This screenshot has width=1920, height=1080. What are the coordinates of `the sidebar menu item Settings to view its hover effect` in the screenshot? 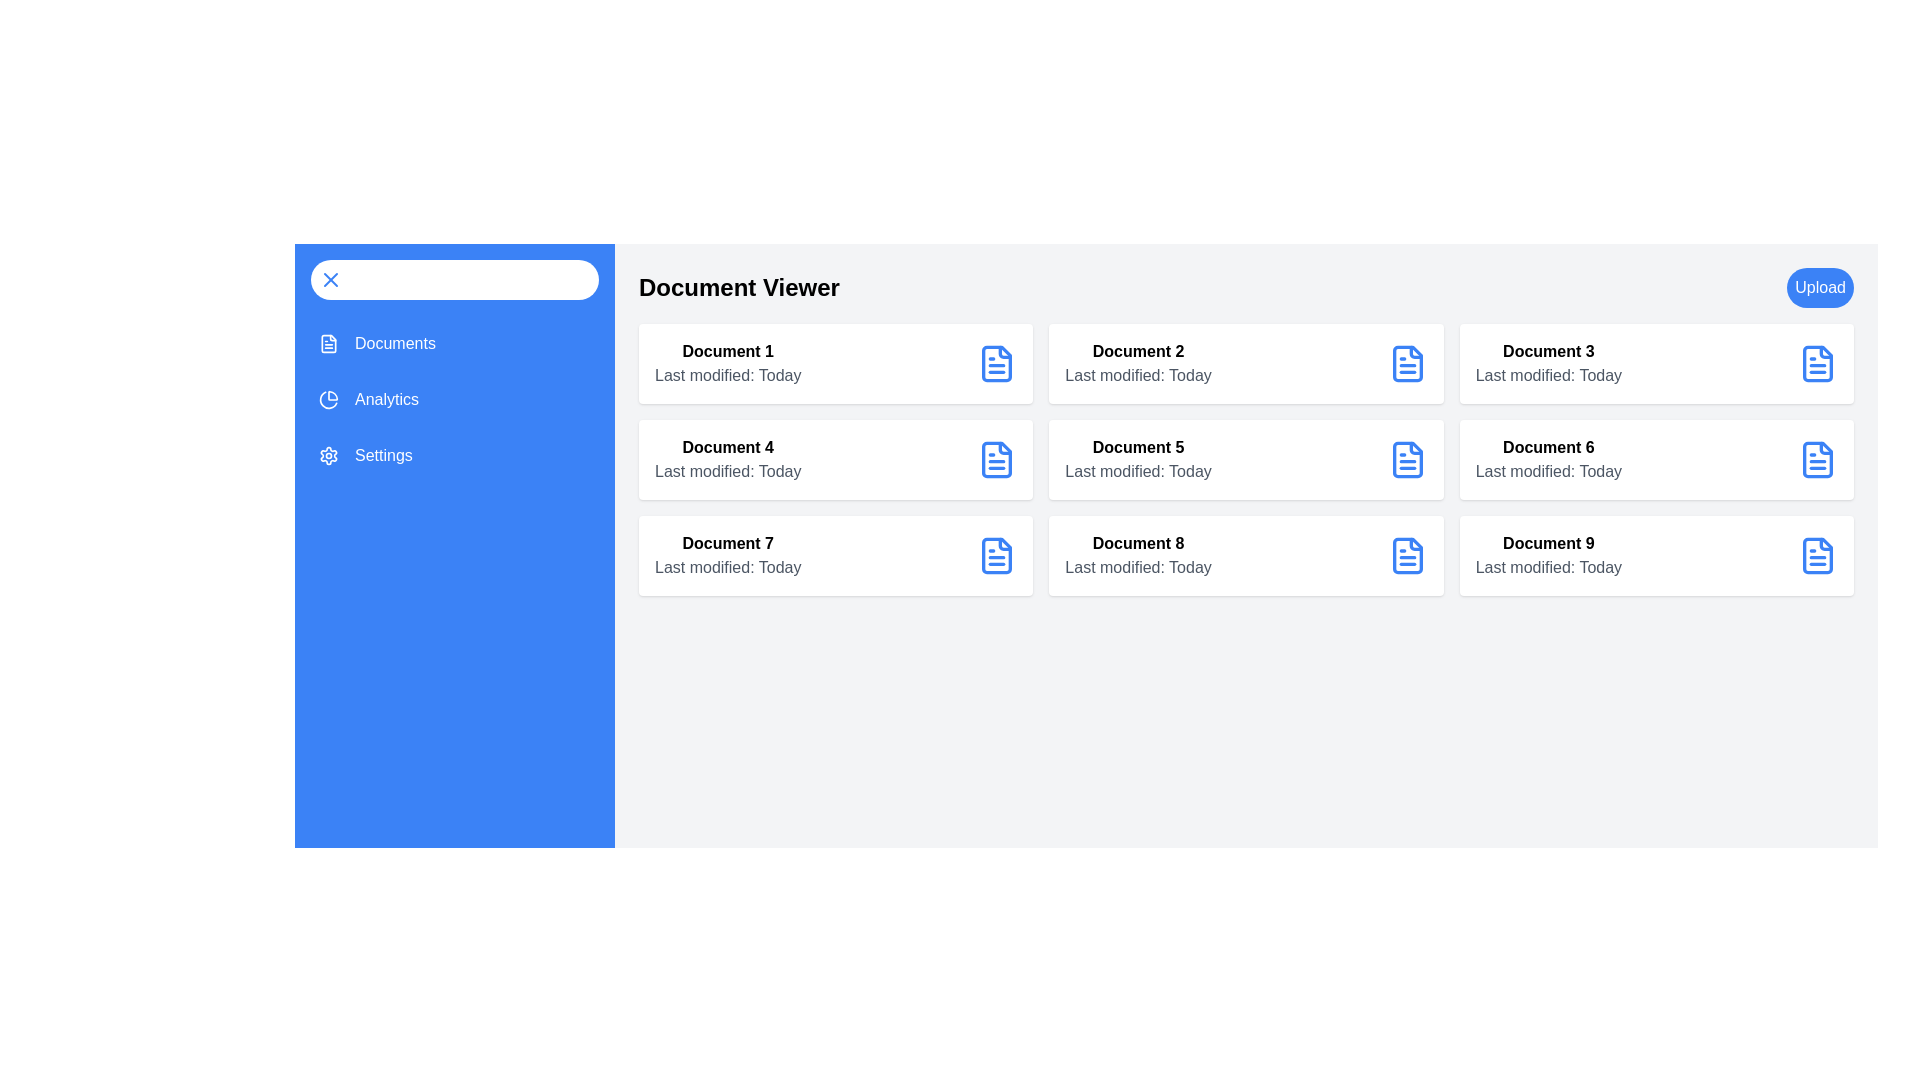 It's located at (454, 455).